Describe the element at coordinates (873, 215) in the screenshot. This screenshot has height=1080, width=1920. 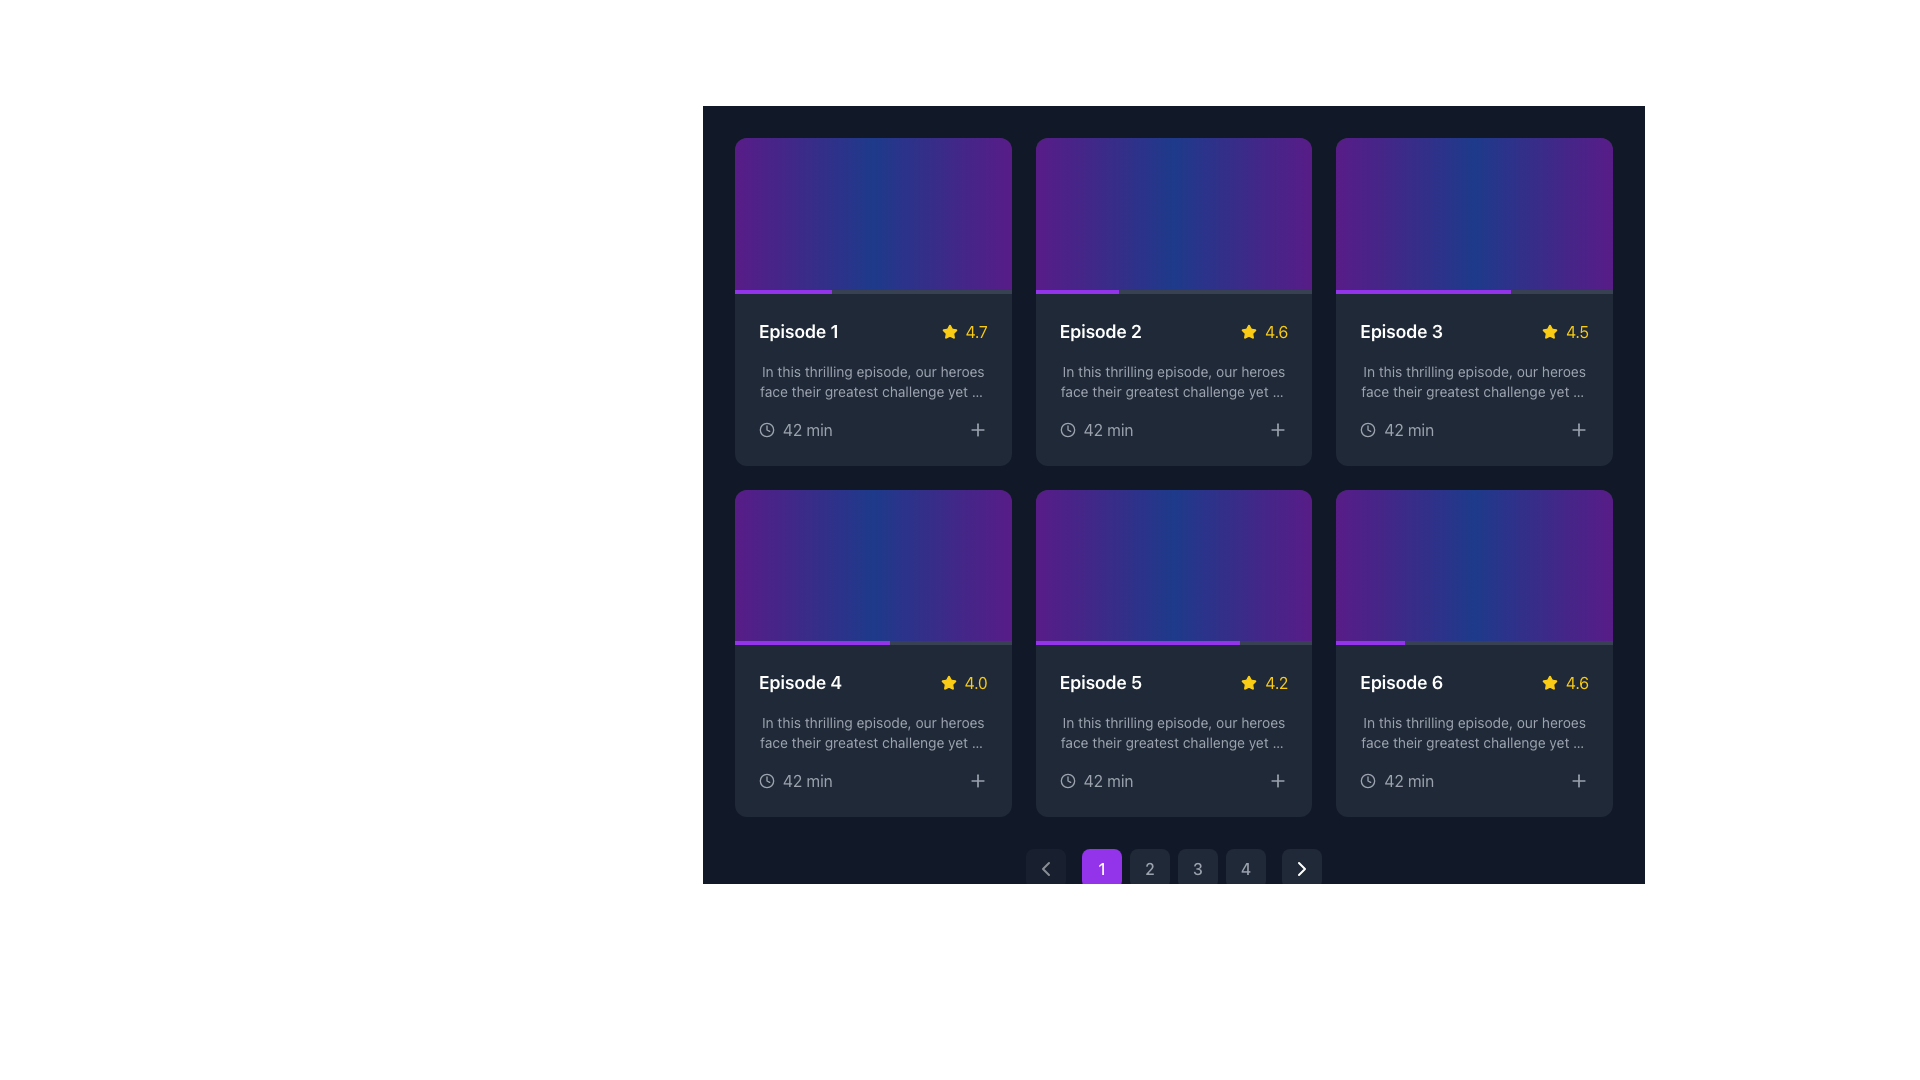
I see `the visual thumbnail area located at the top section of the first card in a 3x2 grid layout` at that location.